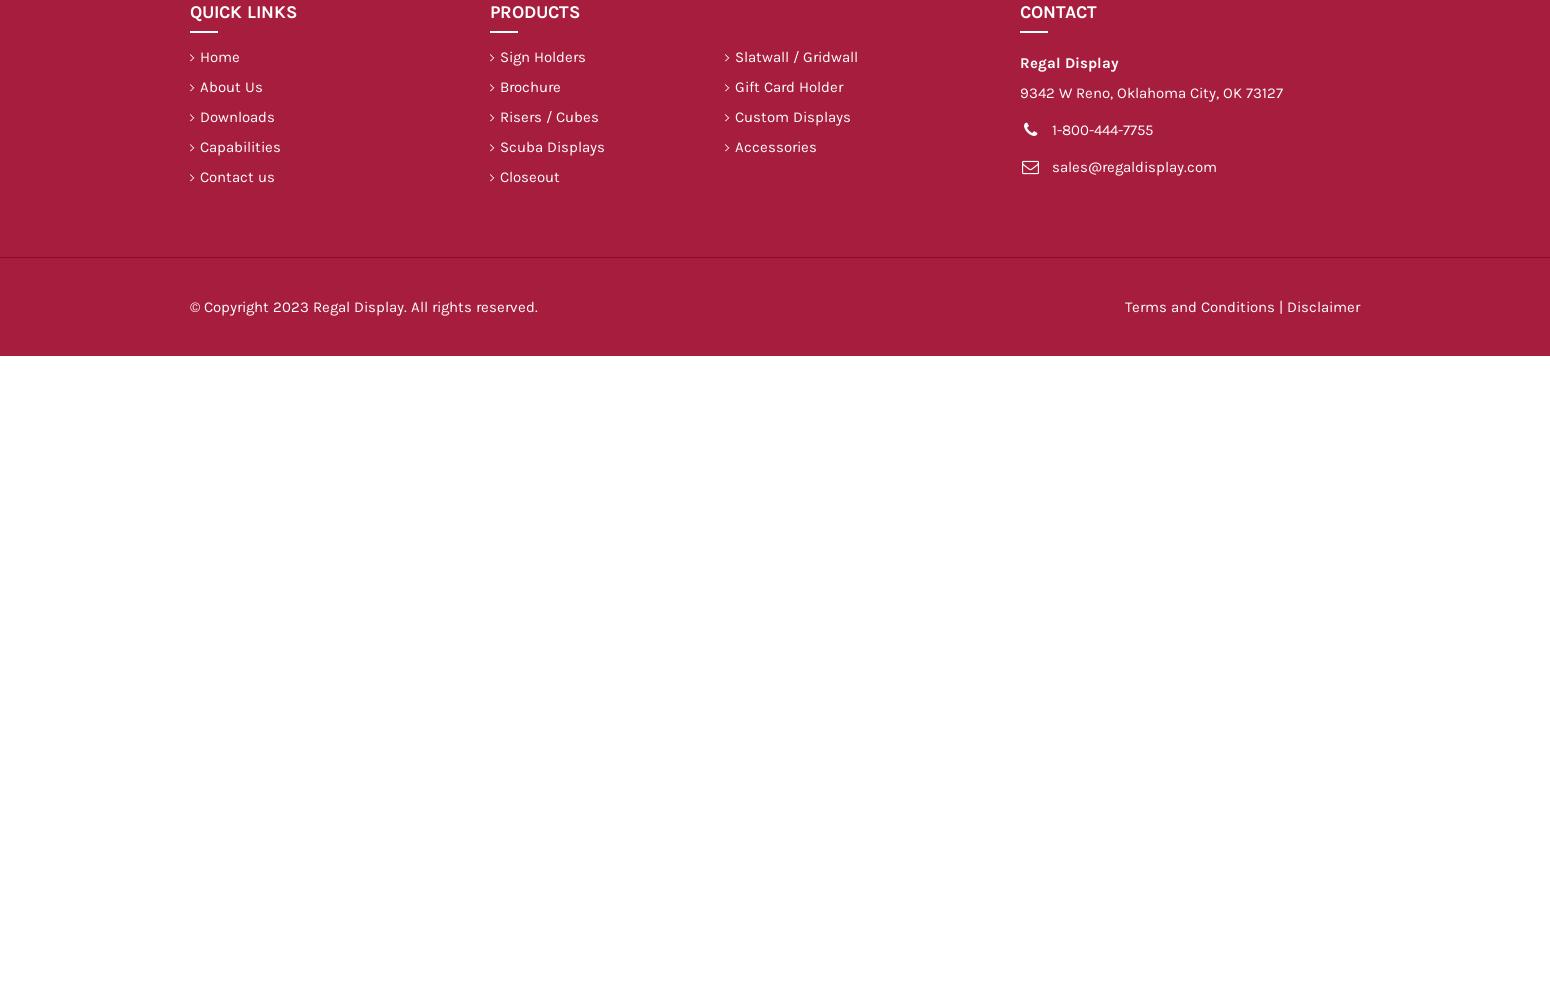  What do you see at coordinates (189, 307) in the screenshot?
I see `'© Copyright 2023  Regal Display. All rights reserved.'` at bounding box center [189, 307].